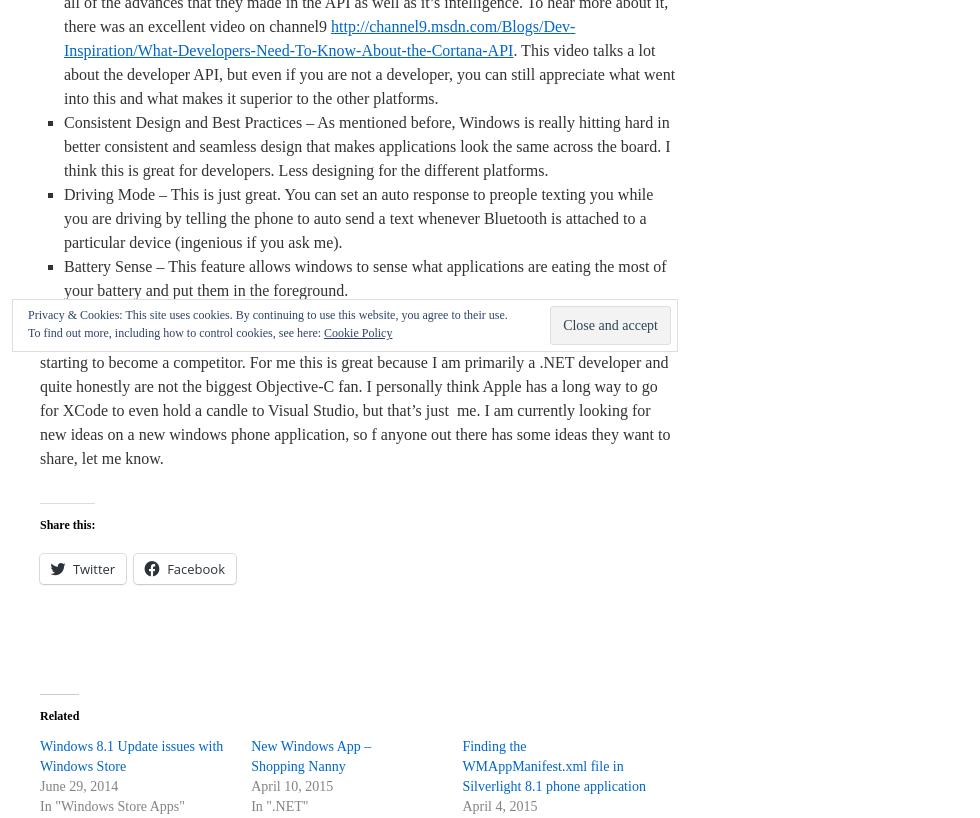  Describe the element at coordinates (67, 524) in the screenshot. I see `'Share this:'` at that location.